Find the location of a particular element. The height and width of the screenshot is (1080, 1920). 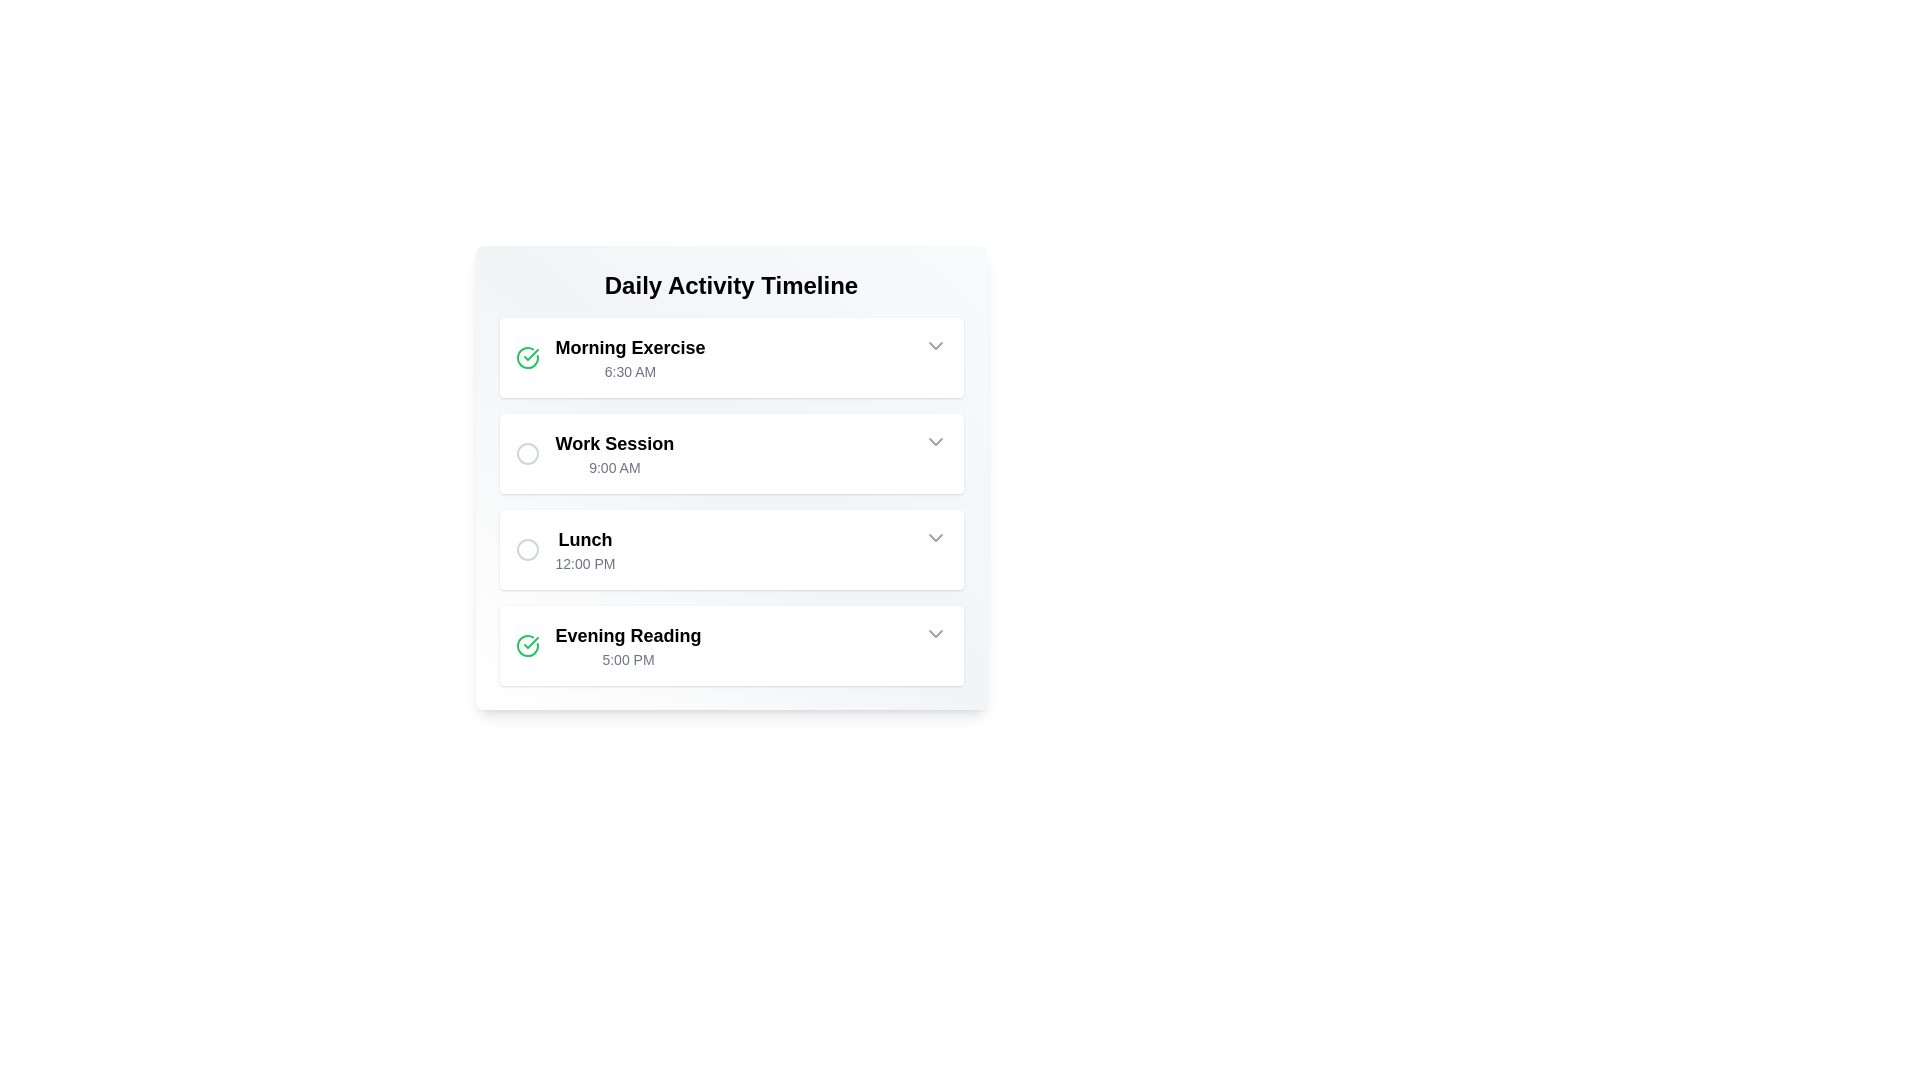

the activity name text block located in the Daily Activity Timeline section is located at coordinates (629, 357).